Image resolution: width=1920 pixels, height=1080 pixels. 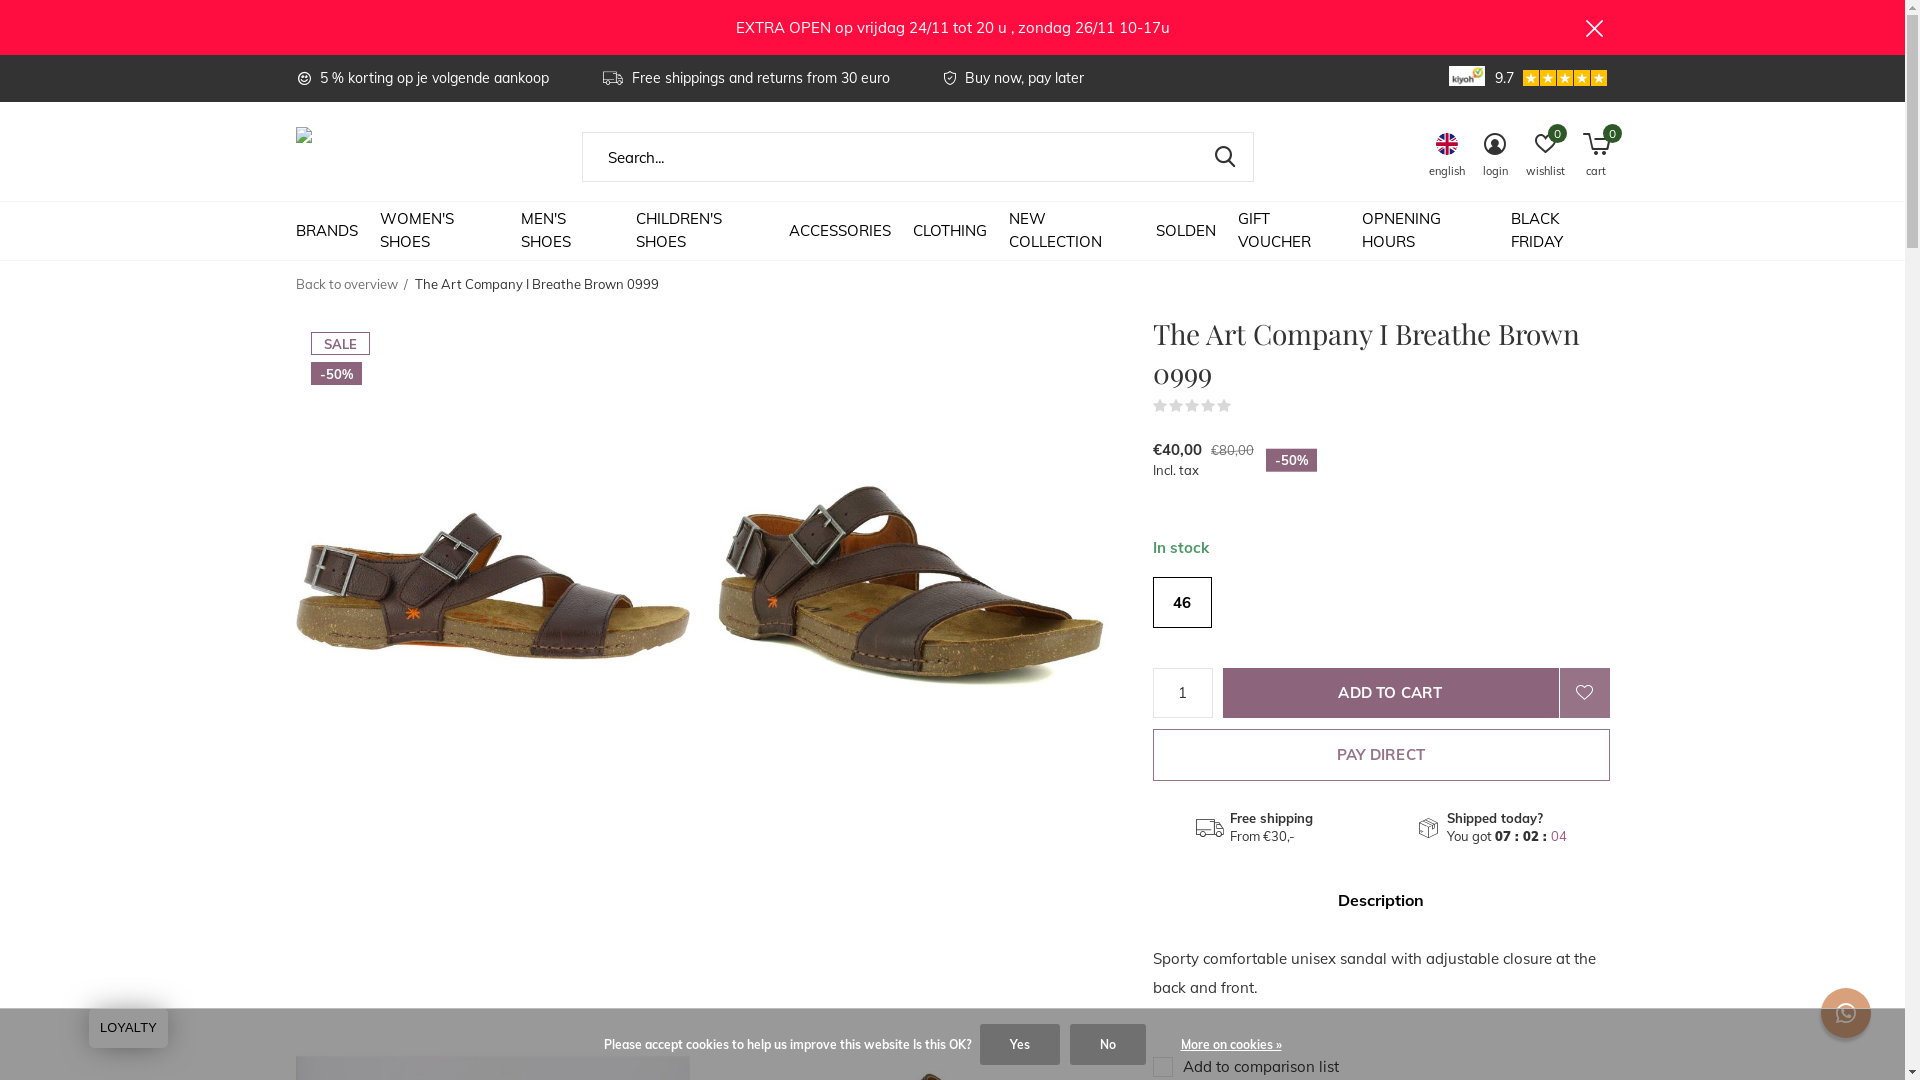 I want to click on 'PAY DIRECT', so click(x=1379, y=755).